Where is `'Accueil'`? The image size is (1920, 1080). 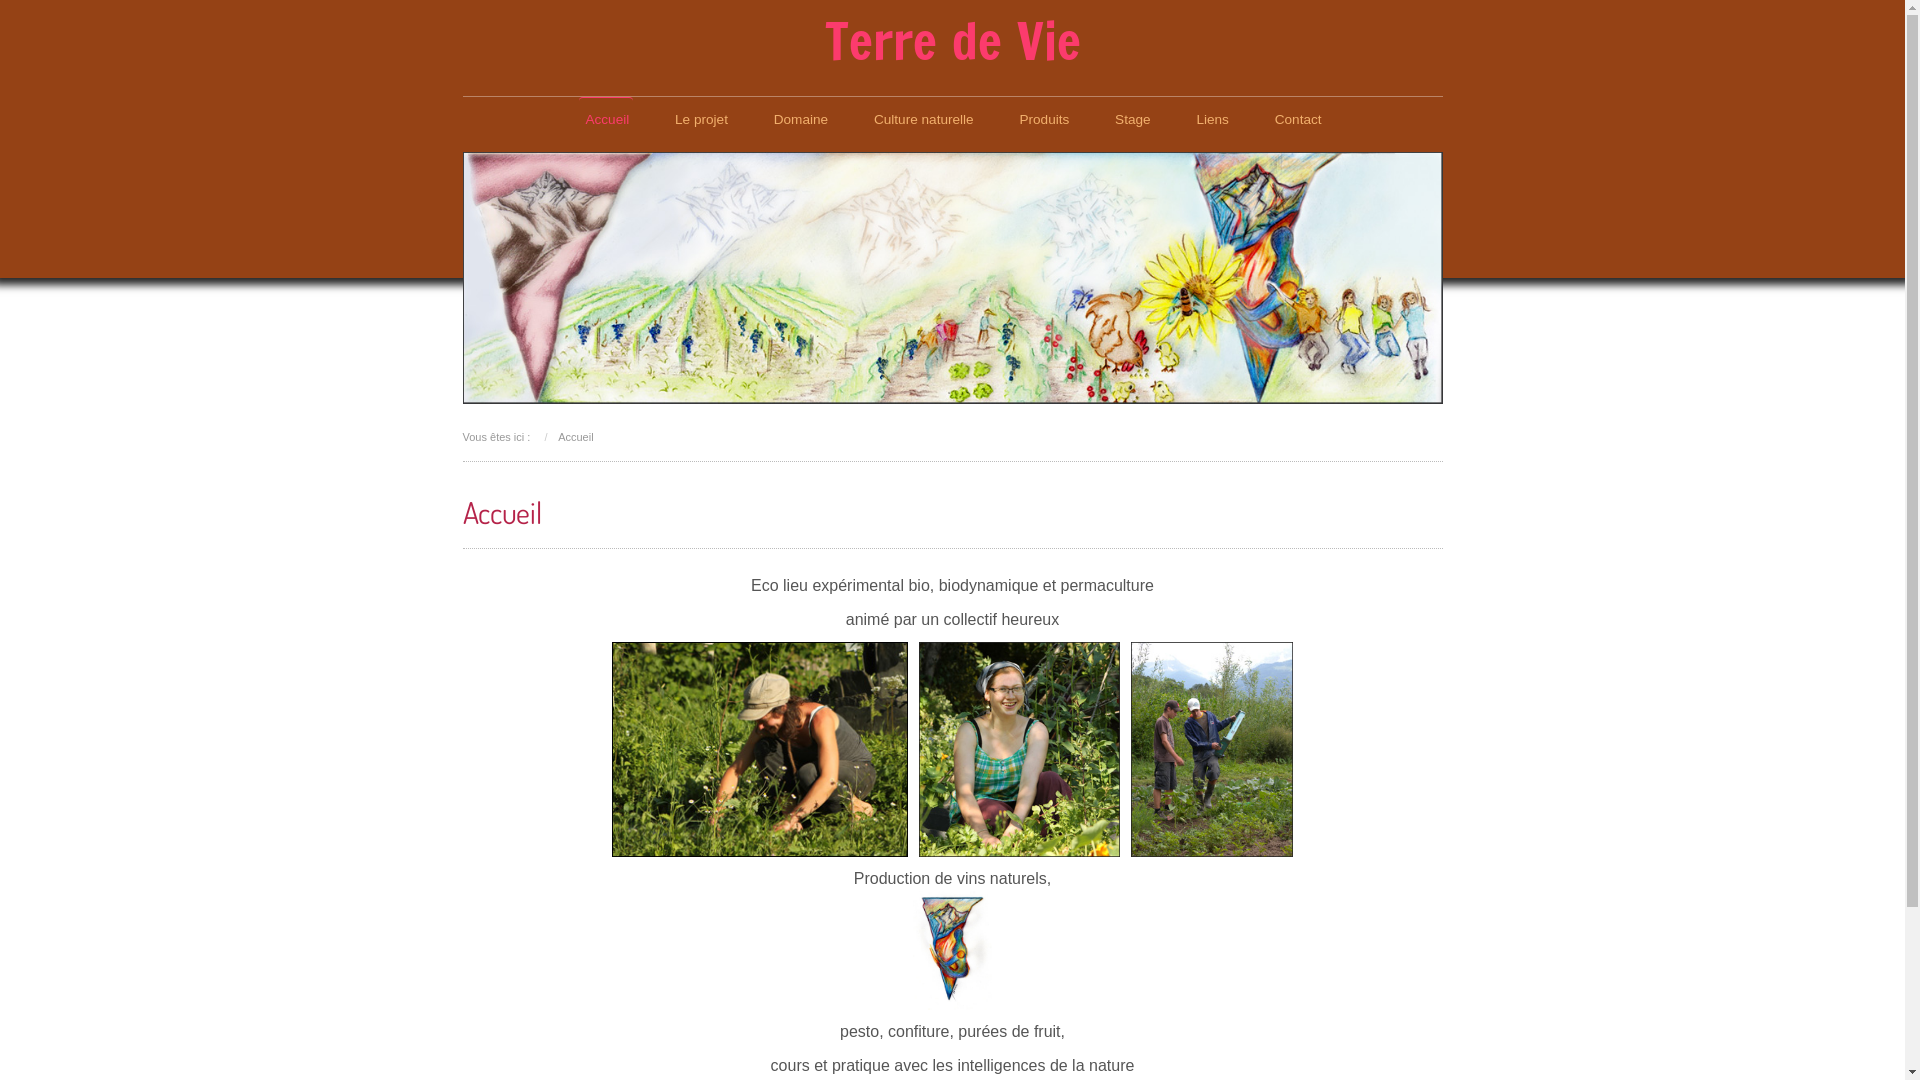 'Accueil' is located at coordinates (604, 119).